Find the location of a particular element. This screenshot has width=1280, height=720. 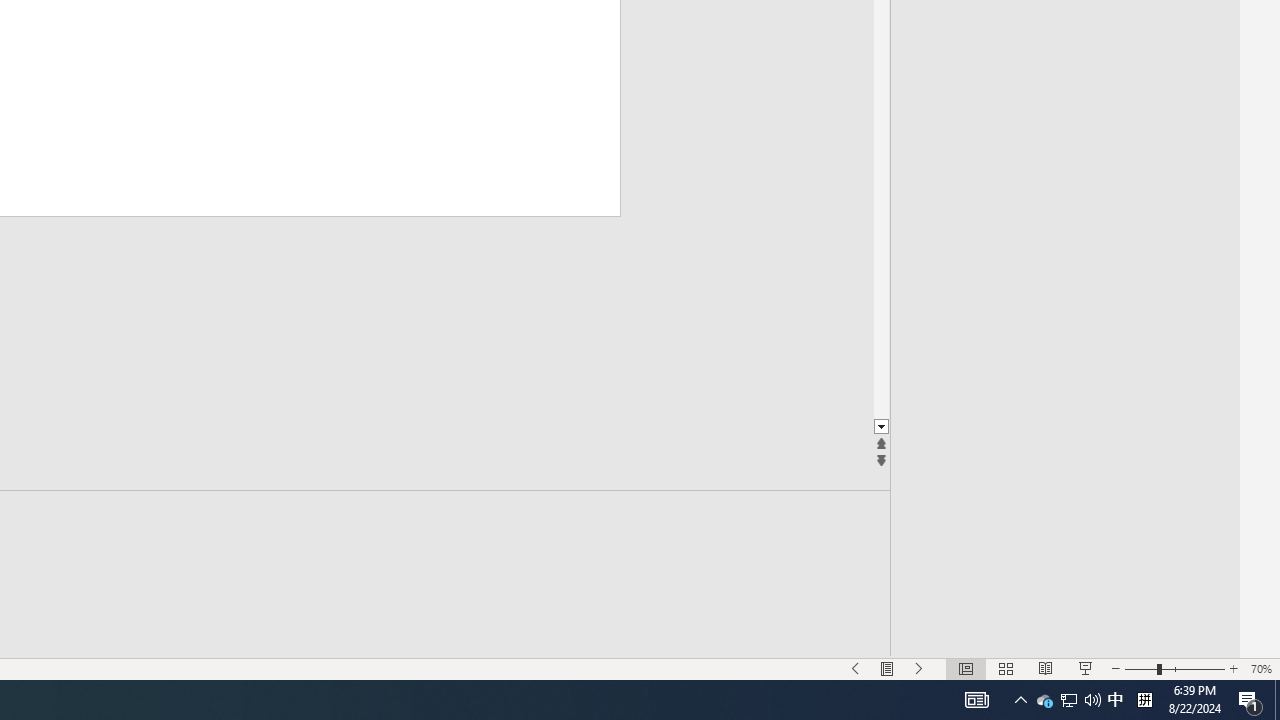

'Slide Show Next On' is located at coordinates (918, 669).